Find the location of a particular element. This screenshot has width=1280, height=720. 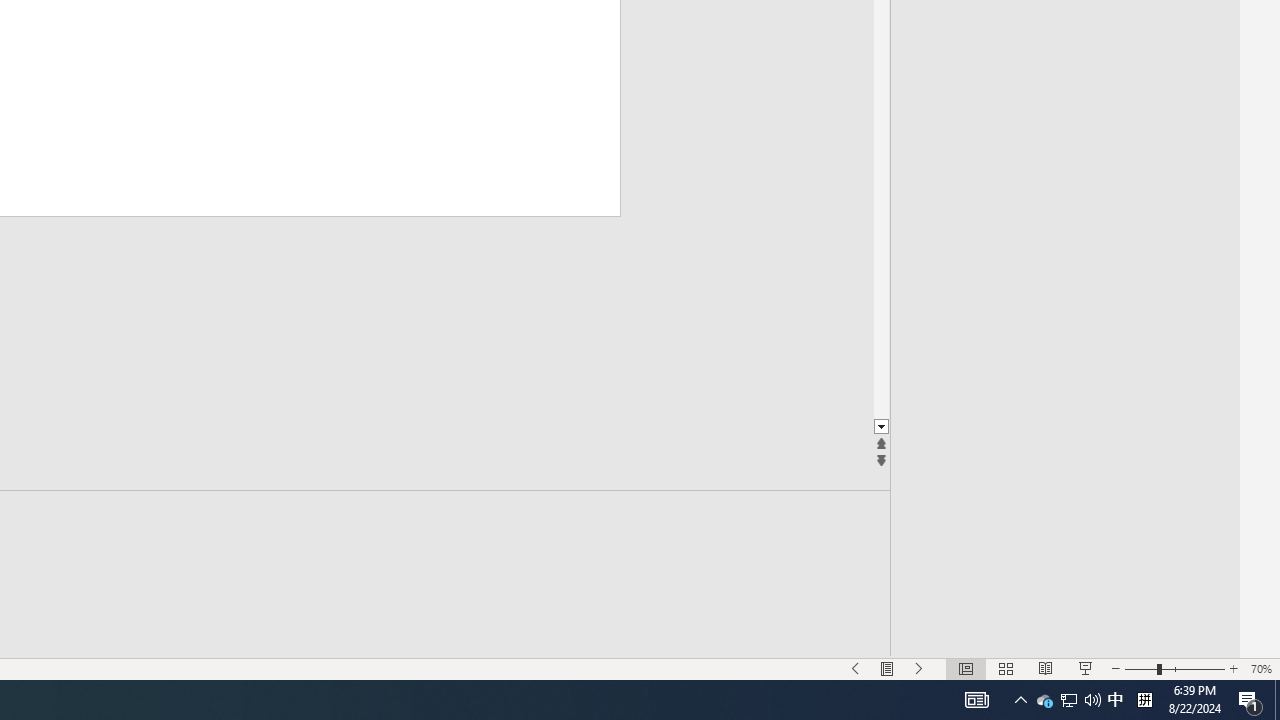

'Slide Show Next On' is located at coordinates (918, 669).